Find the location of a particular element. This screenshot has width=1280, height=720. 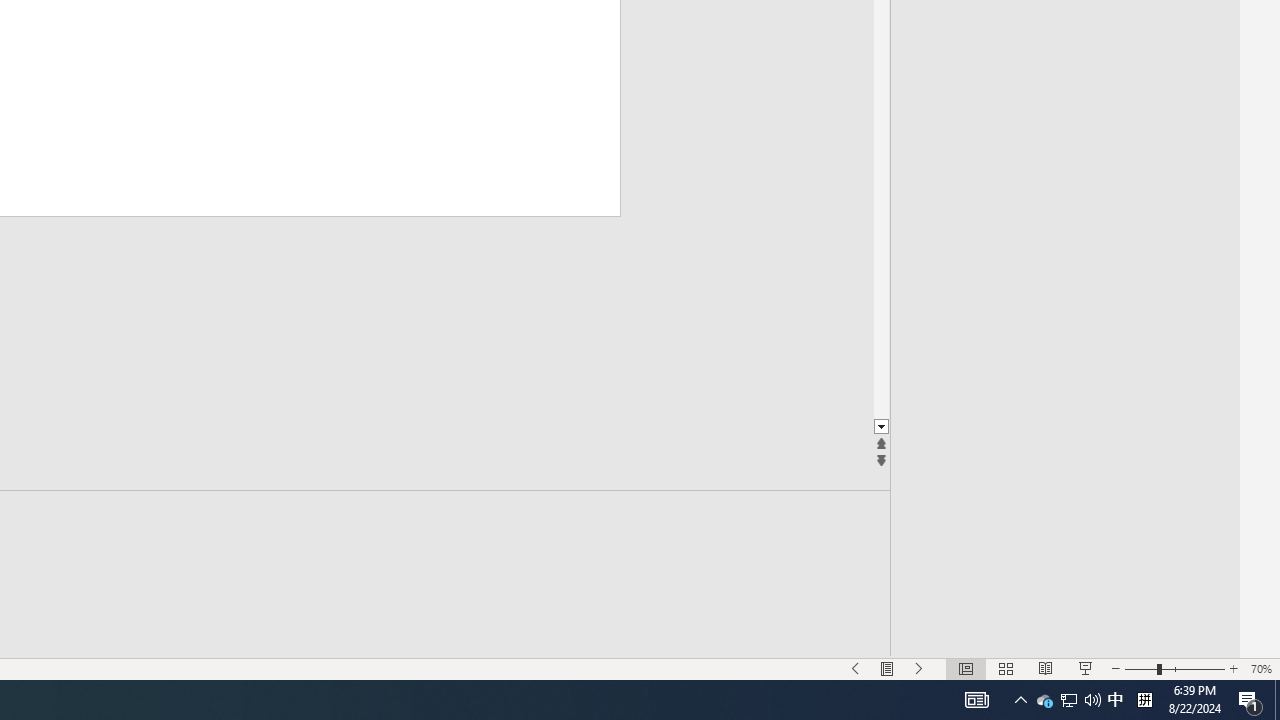

'Slide Show Next On' is located at coordinates (918, 669).